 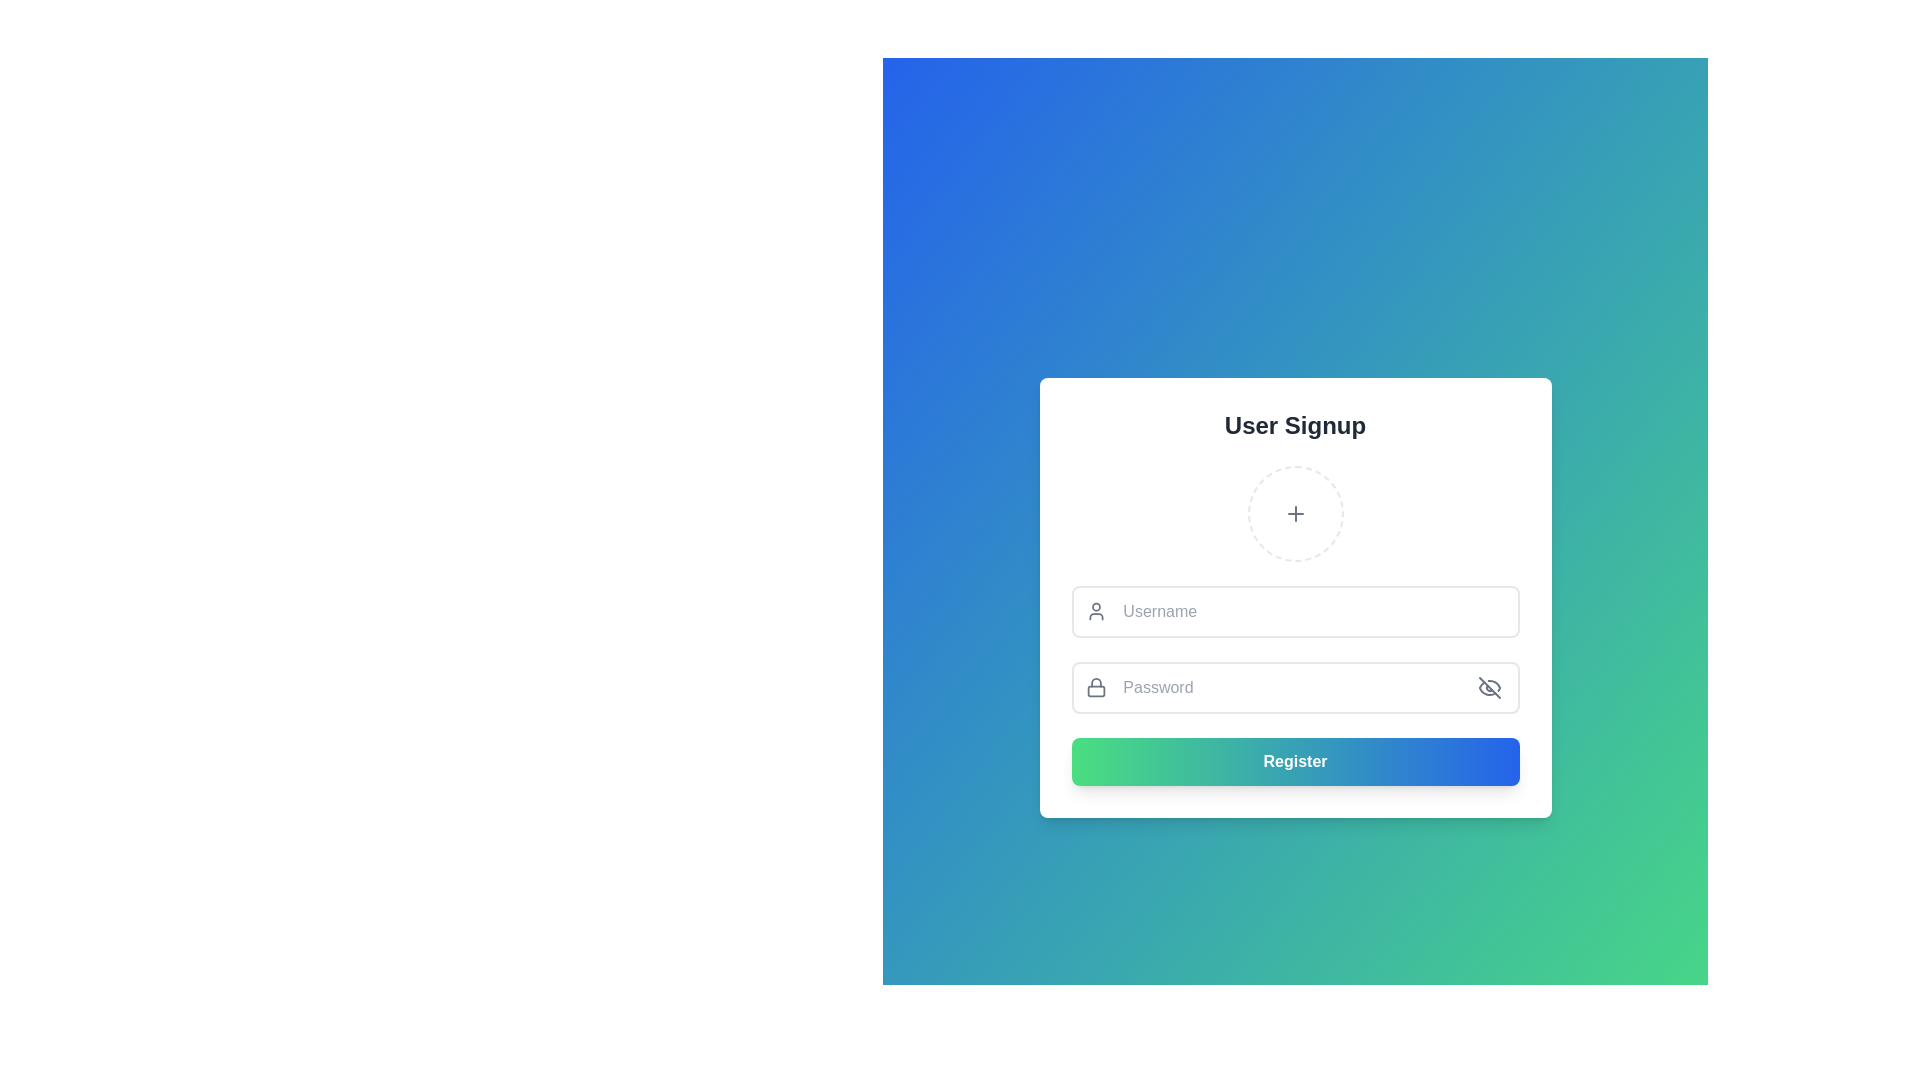 What do you see at coordinates (1295, 424) in the screenshot?
I see `the 'User Signup' text label, which is displayed in bold, large black font at the top of the signup form area` at bounding box center [1295, 424].